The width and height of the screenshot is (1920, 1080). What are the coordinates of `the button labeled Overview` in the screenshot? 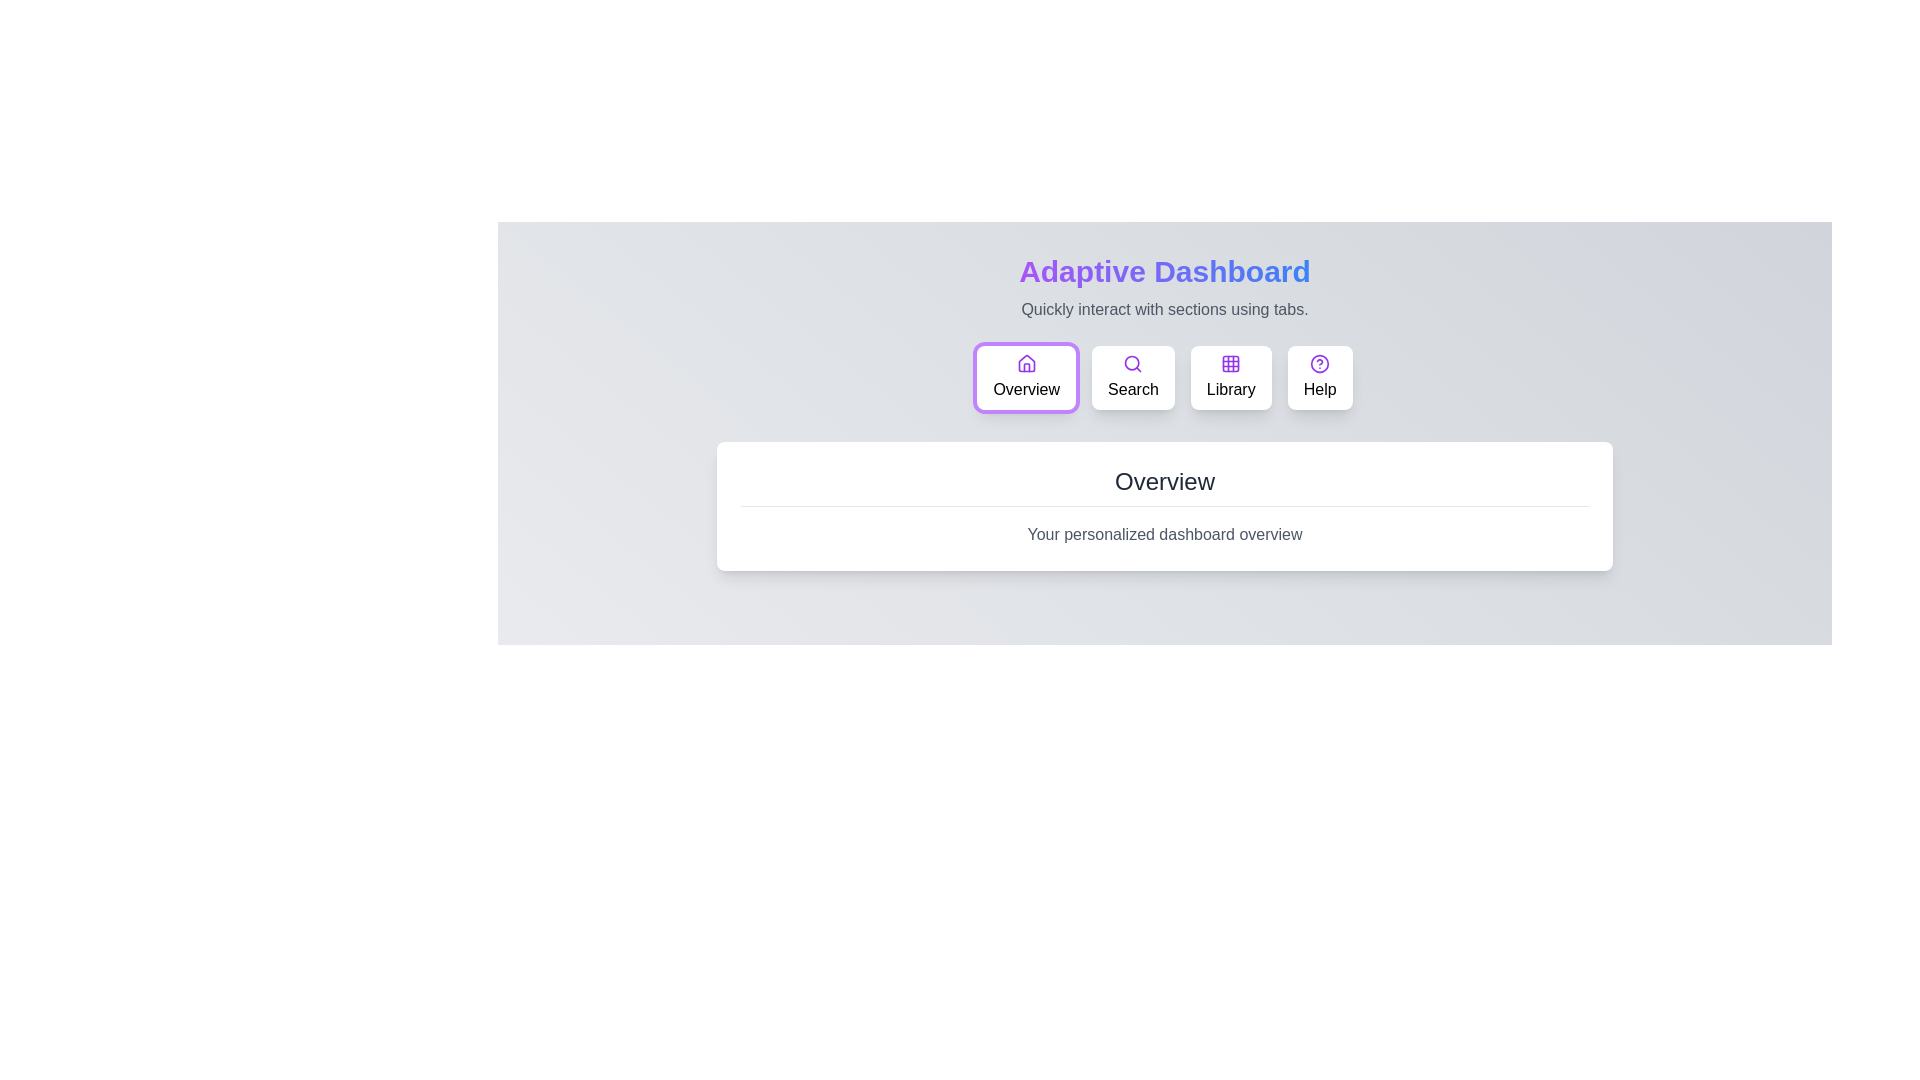 It's located at (1026, 378).